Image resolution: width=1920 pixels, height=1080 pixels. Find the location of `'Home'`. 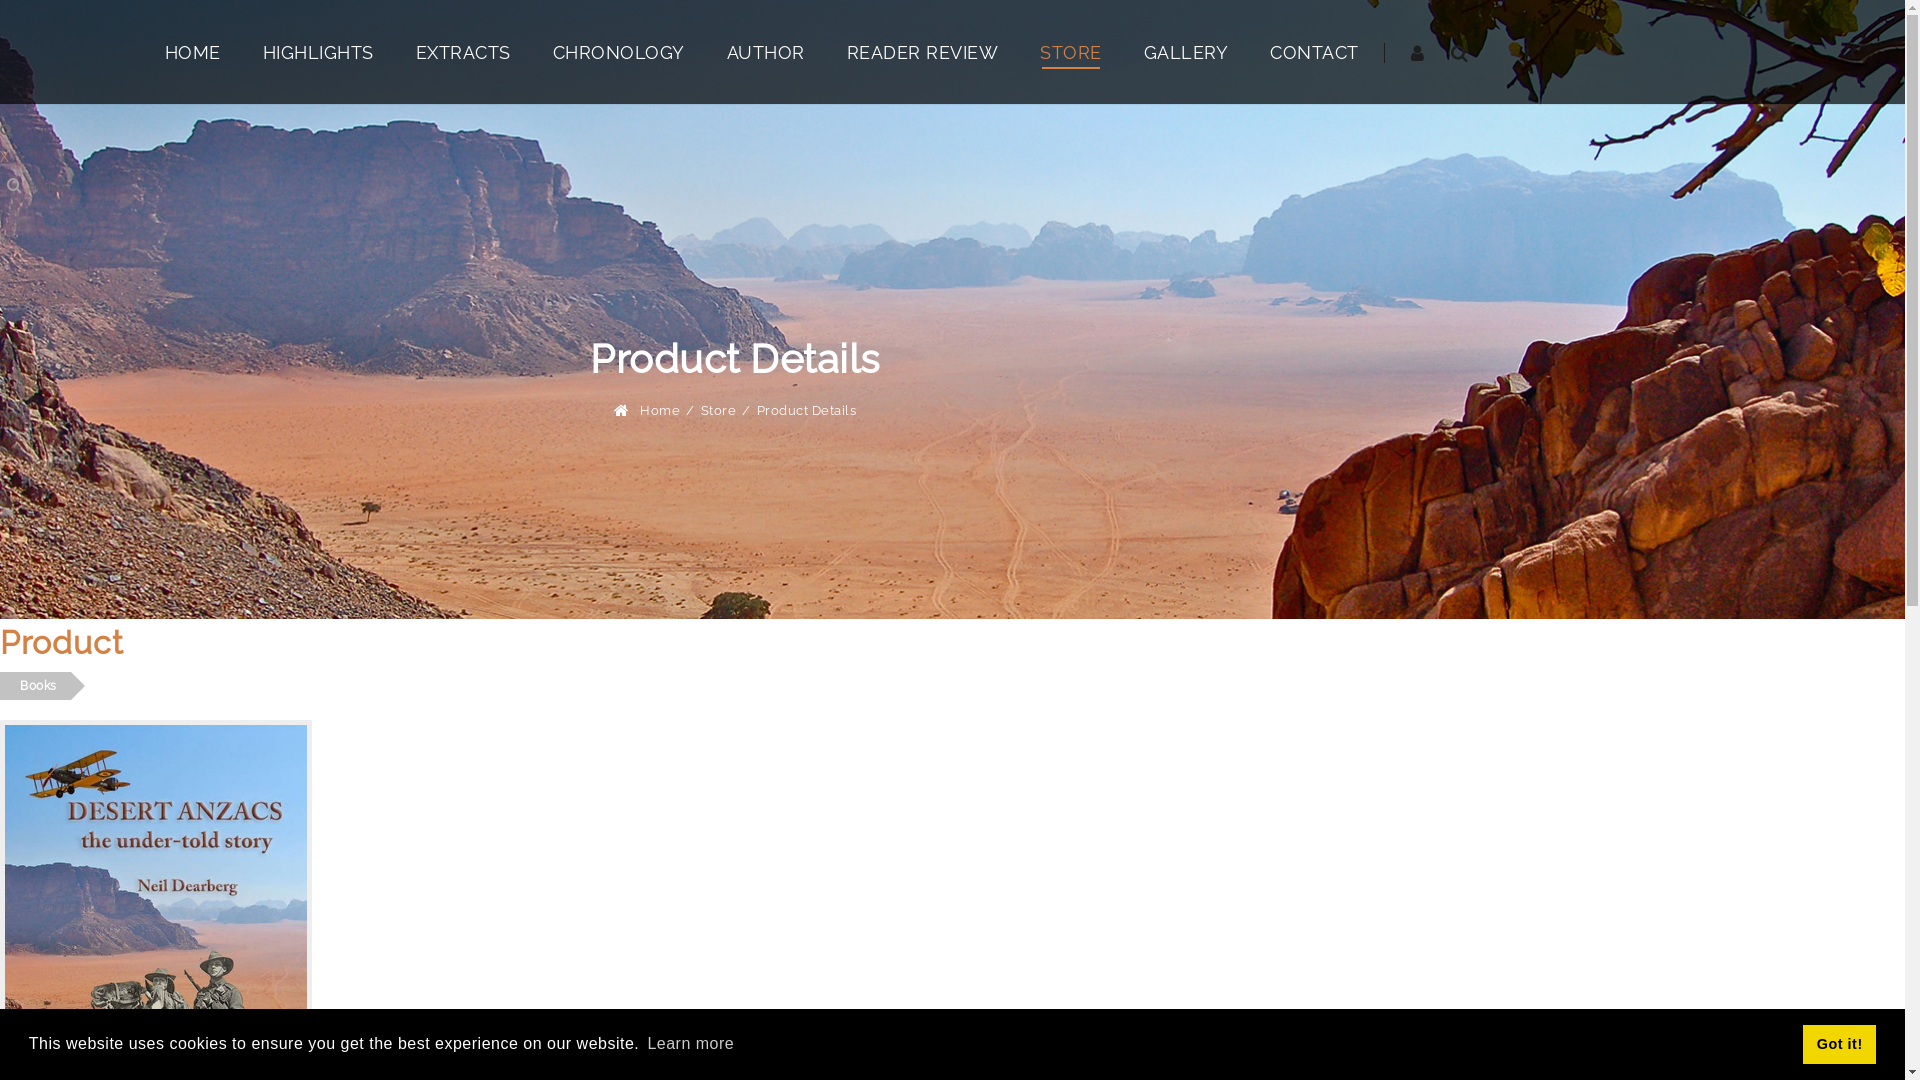

'Home' is located at coordinates (660, 409).